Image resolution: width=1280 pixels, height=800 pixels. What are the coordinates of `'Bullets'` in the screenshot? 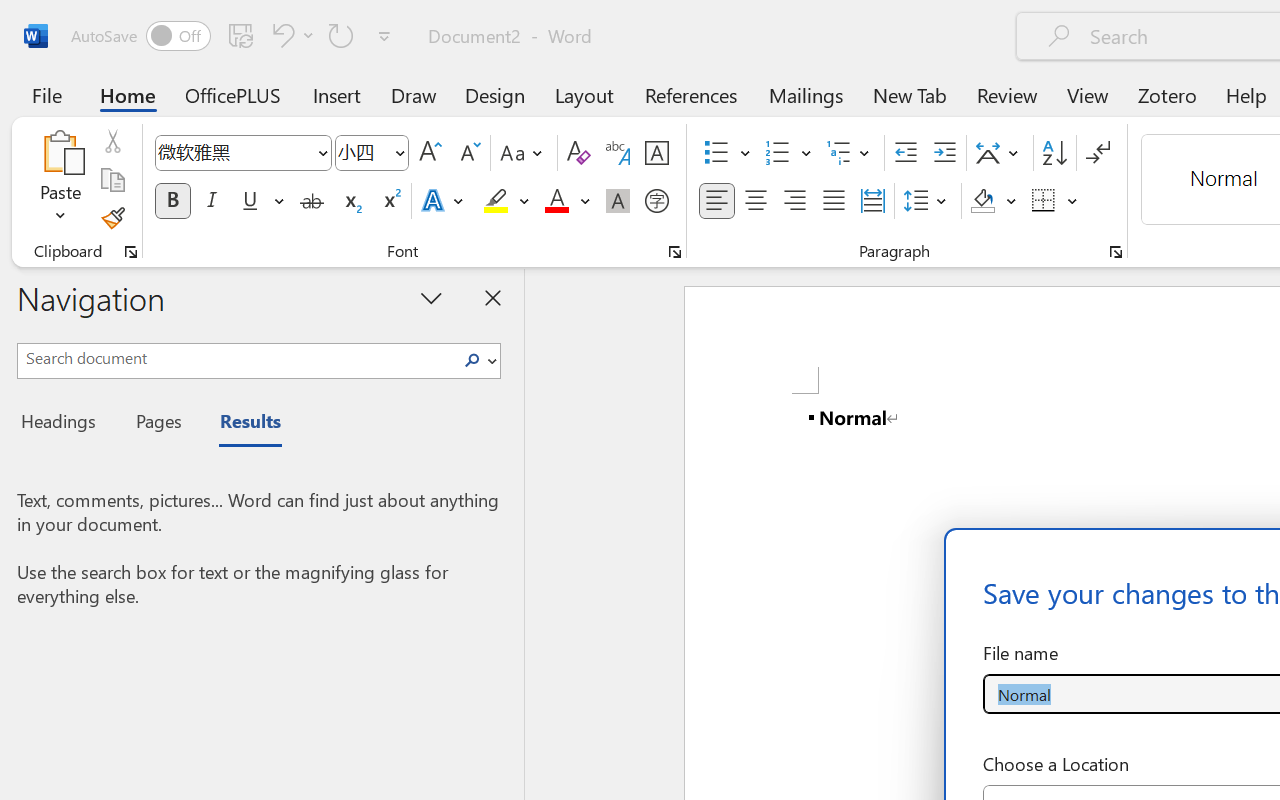 It's located at (716, 153).